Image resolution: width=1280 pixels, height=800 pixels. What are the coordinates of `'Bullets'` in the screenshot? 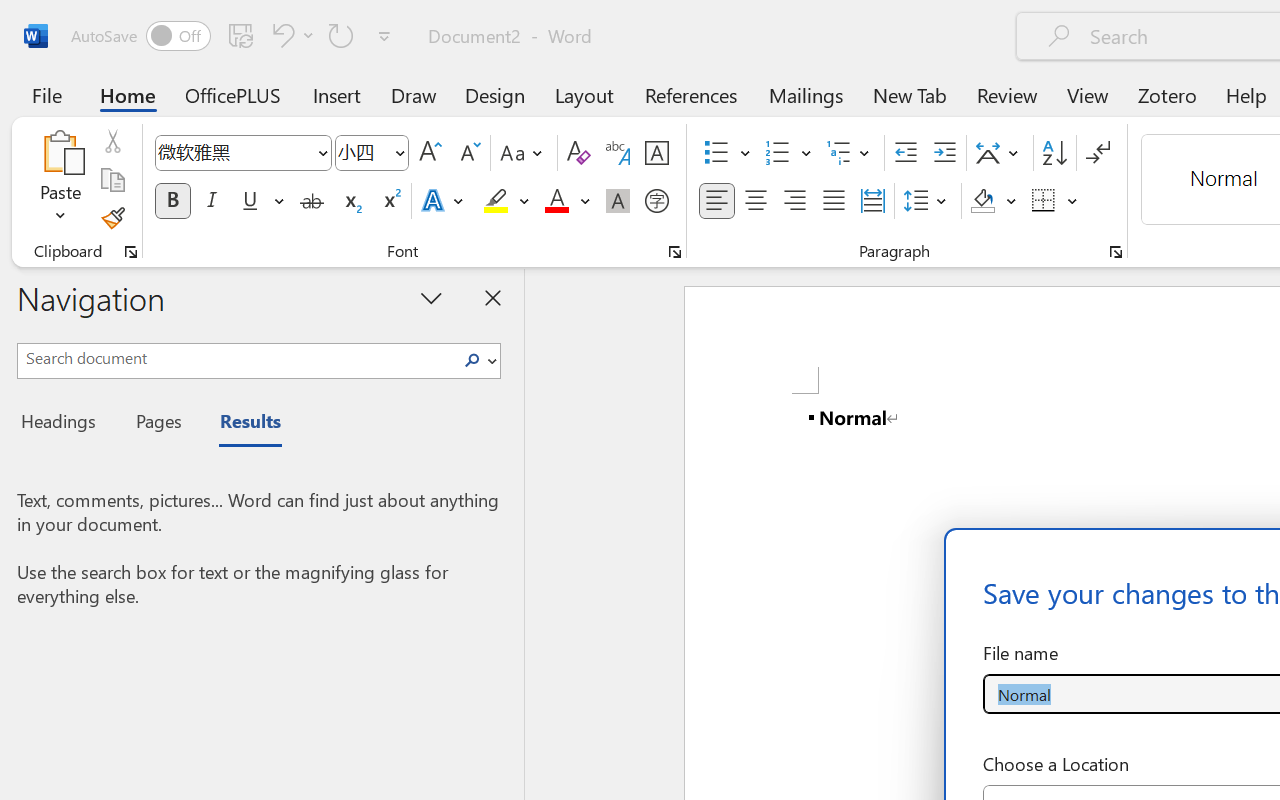 It's located at (716, 153).